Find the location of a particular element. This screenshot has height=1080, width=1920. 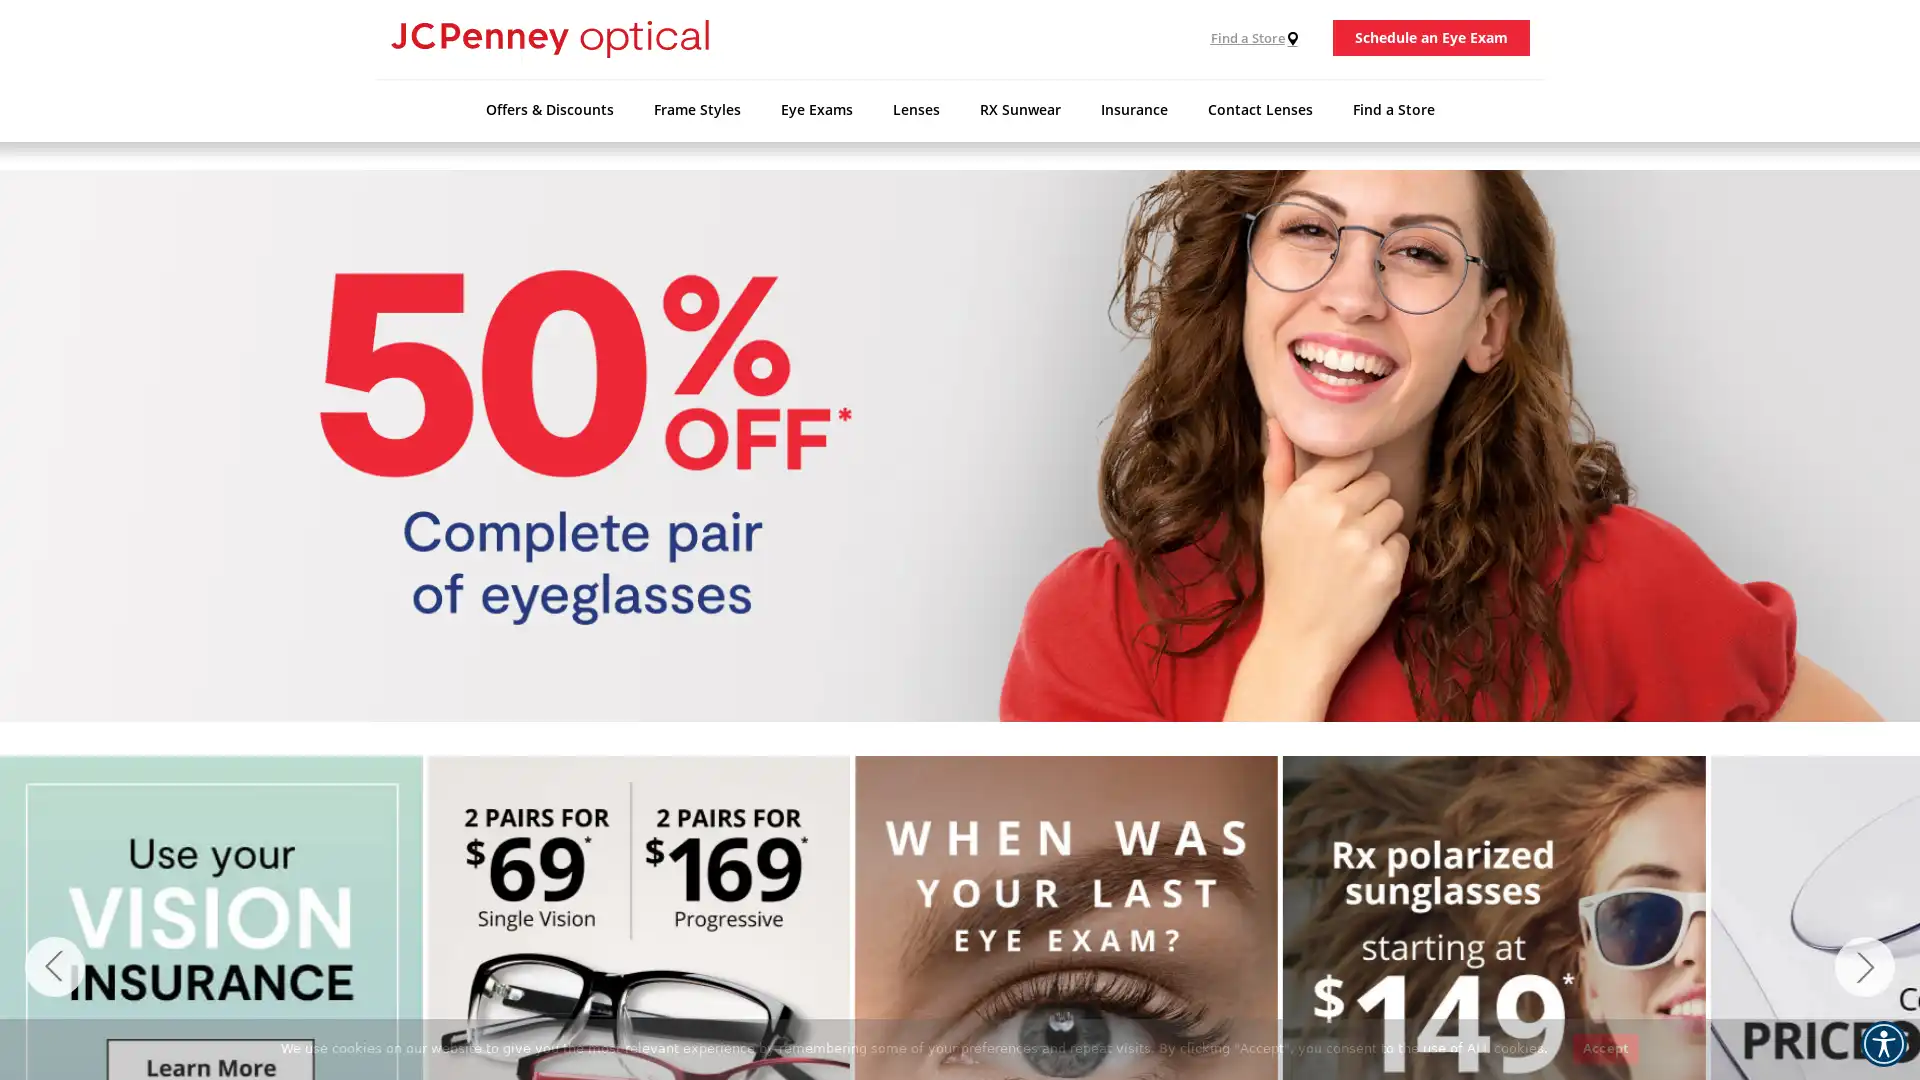

prev is located at coordinates (54, 966).